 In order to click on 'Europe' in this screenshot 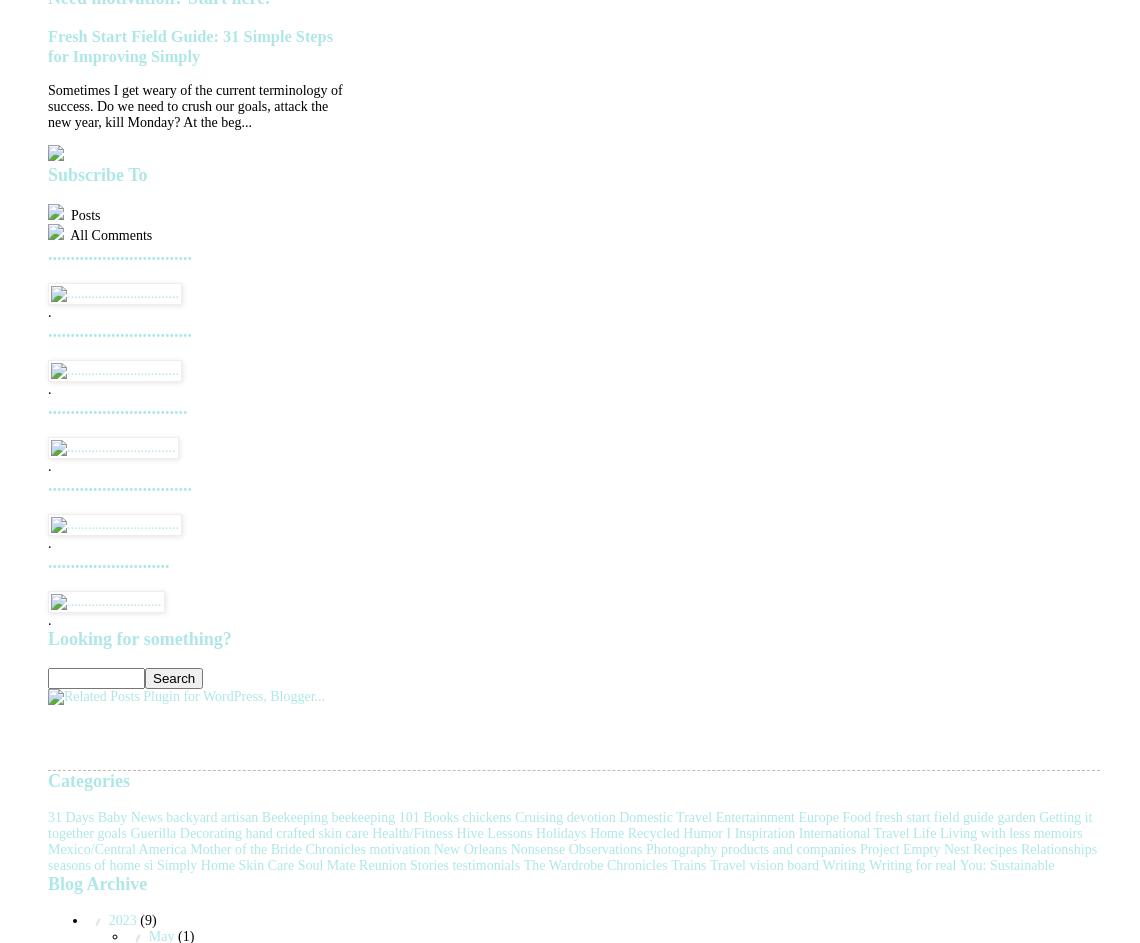, I will do `click(816, 815)`.